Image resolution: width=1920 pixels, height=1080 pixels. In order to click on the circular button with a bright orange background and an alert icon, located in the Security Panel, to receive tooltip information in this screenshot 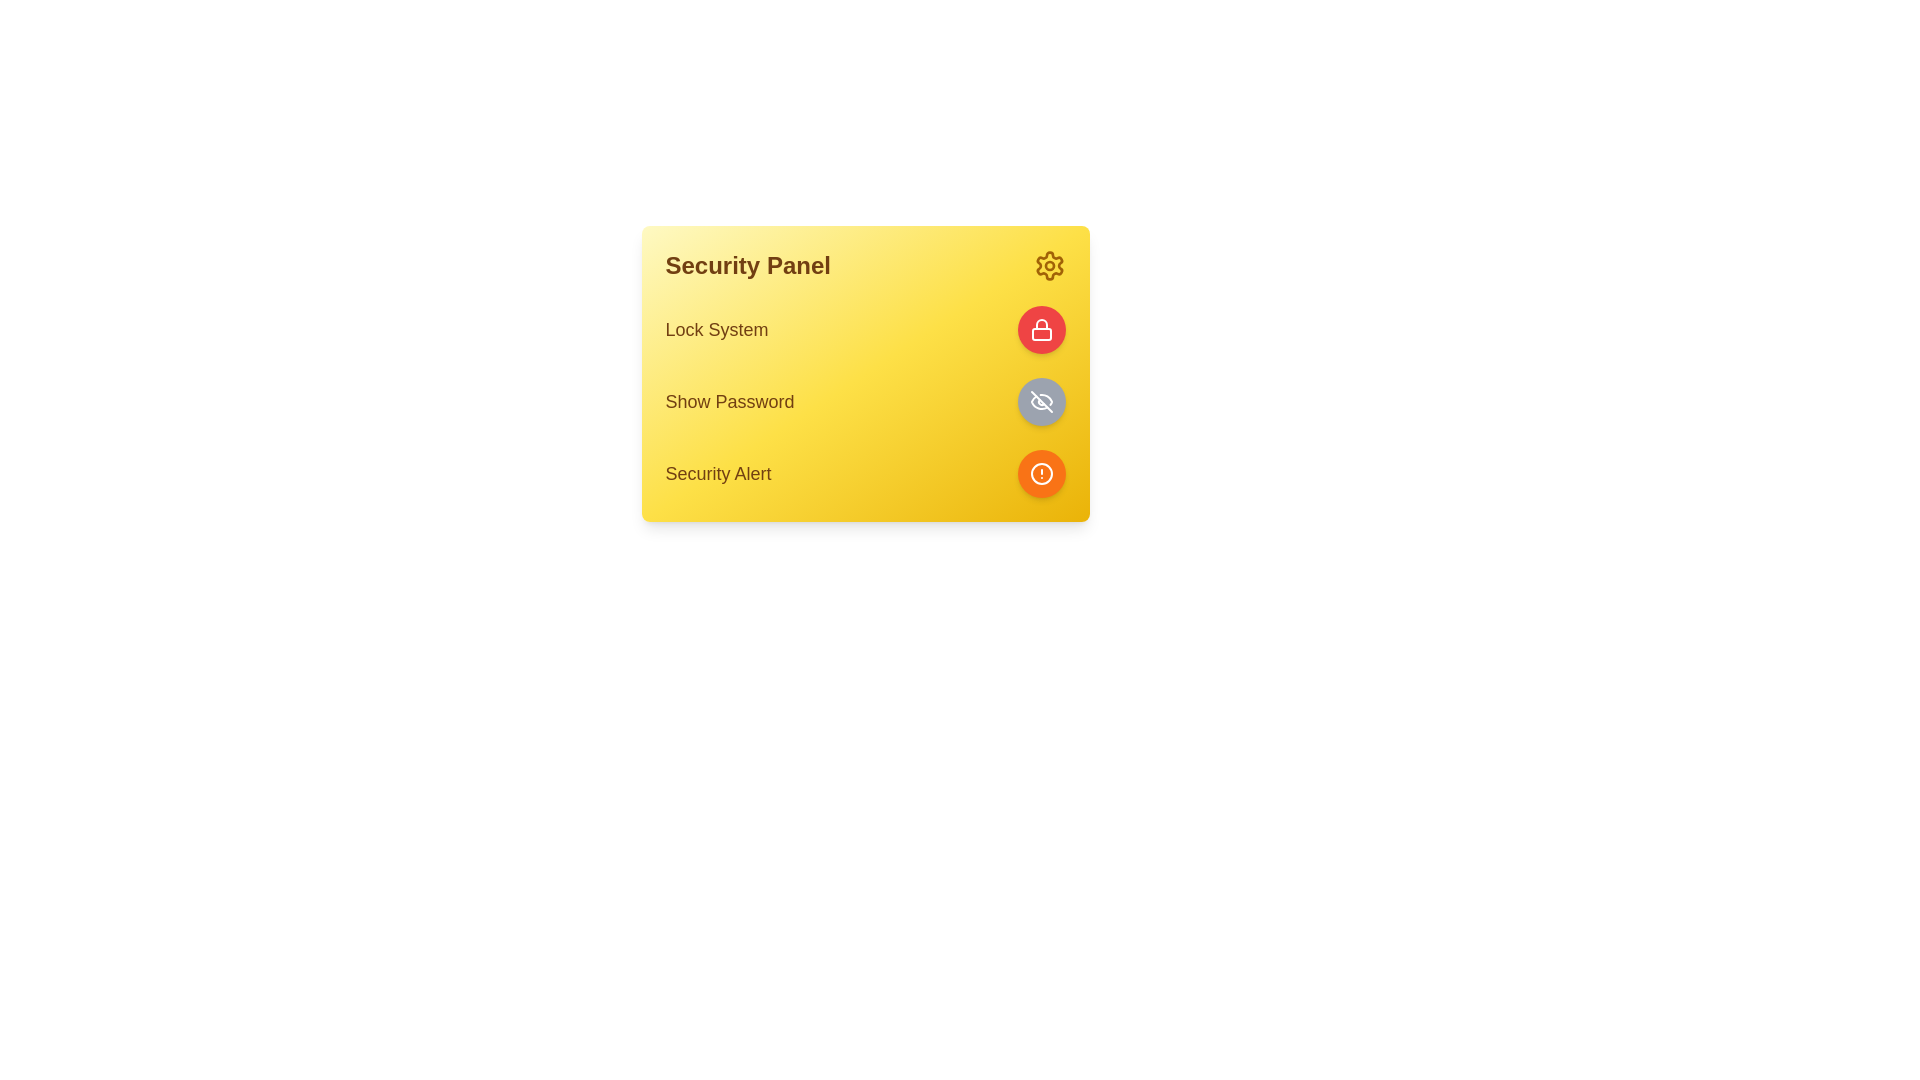, I will do `click(1040, 474)`.